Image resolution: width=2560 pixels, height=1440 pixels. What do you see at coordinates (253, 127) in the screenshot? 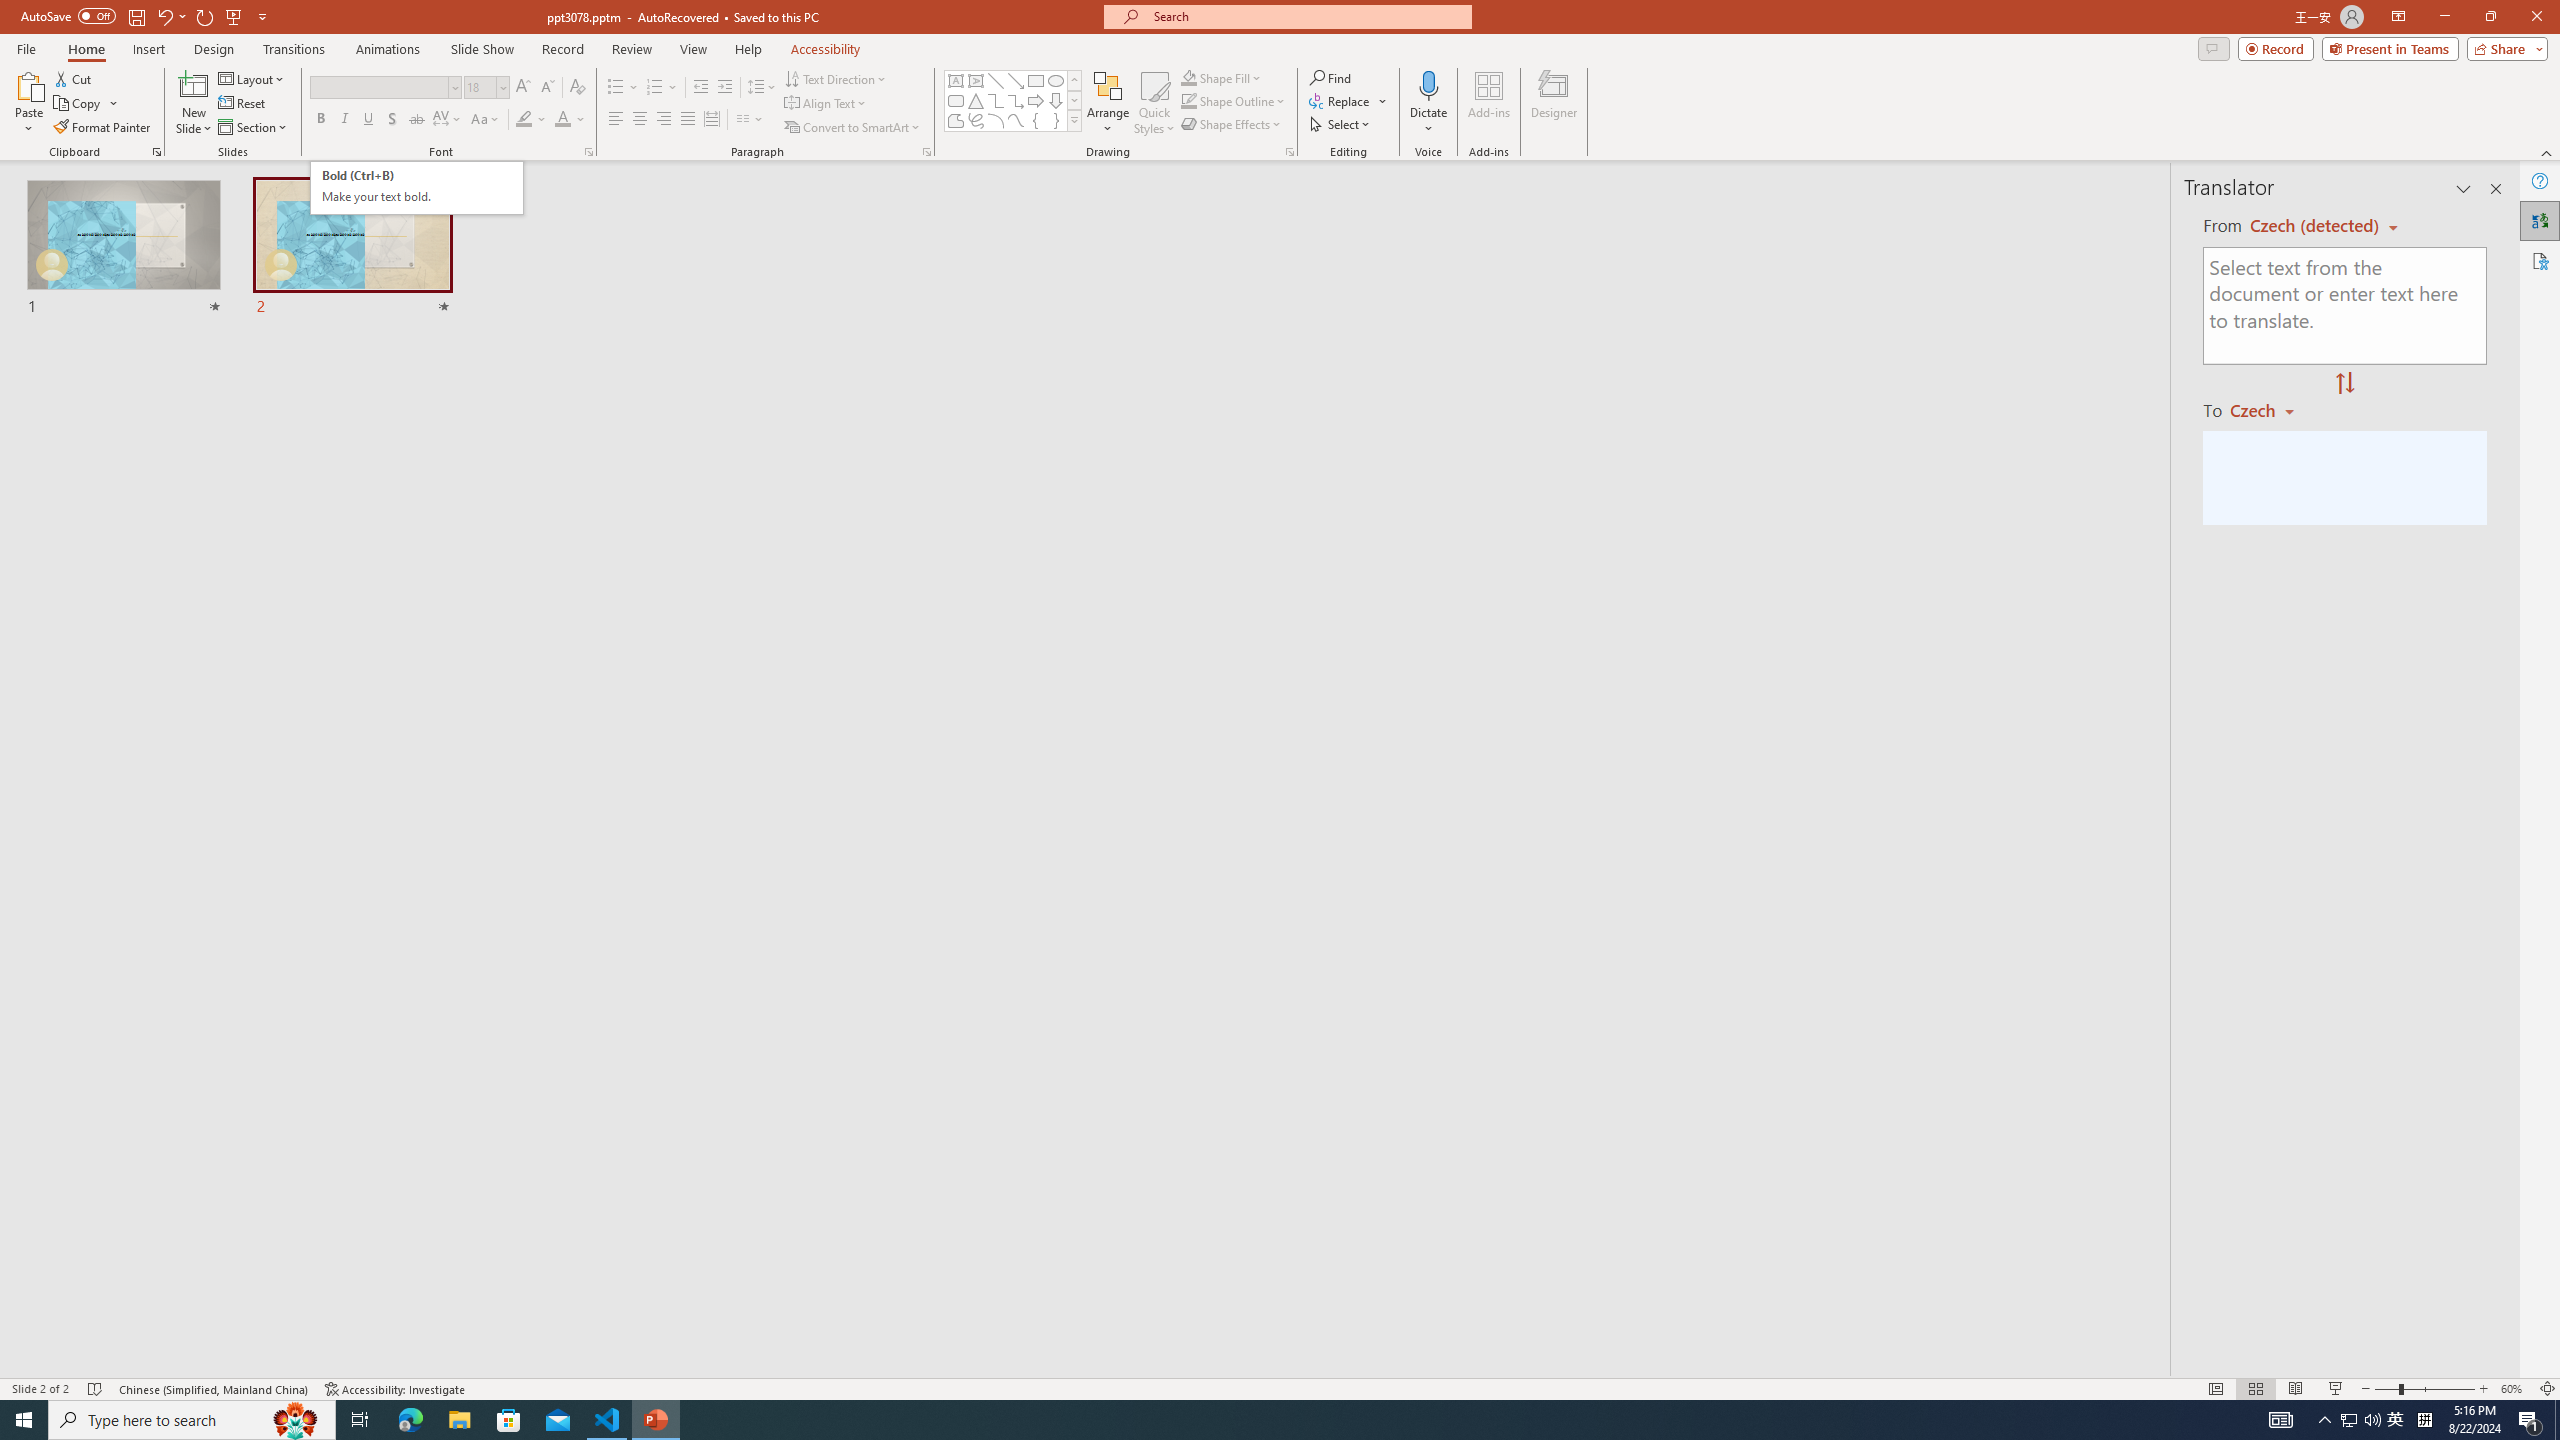
I see `'Section'` at bounding box center [253, 127].